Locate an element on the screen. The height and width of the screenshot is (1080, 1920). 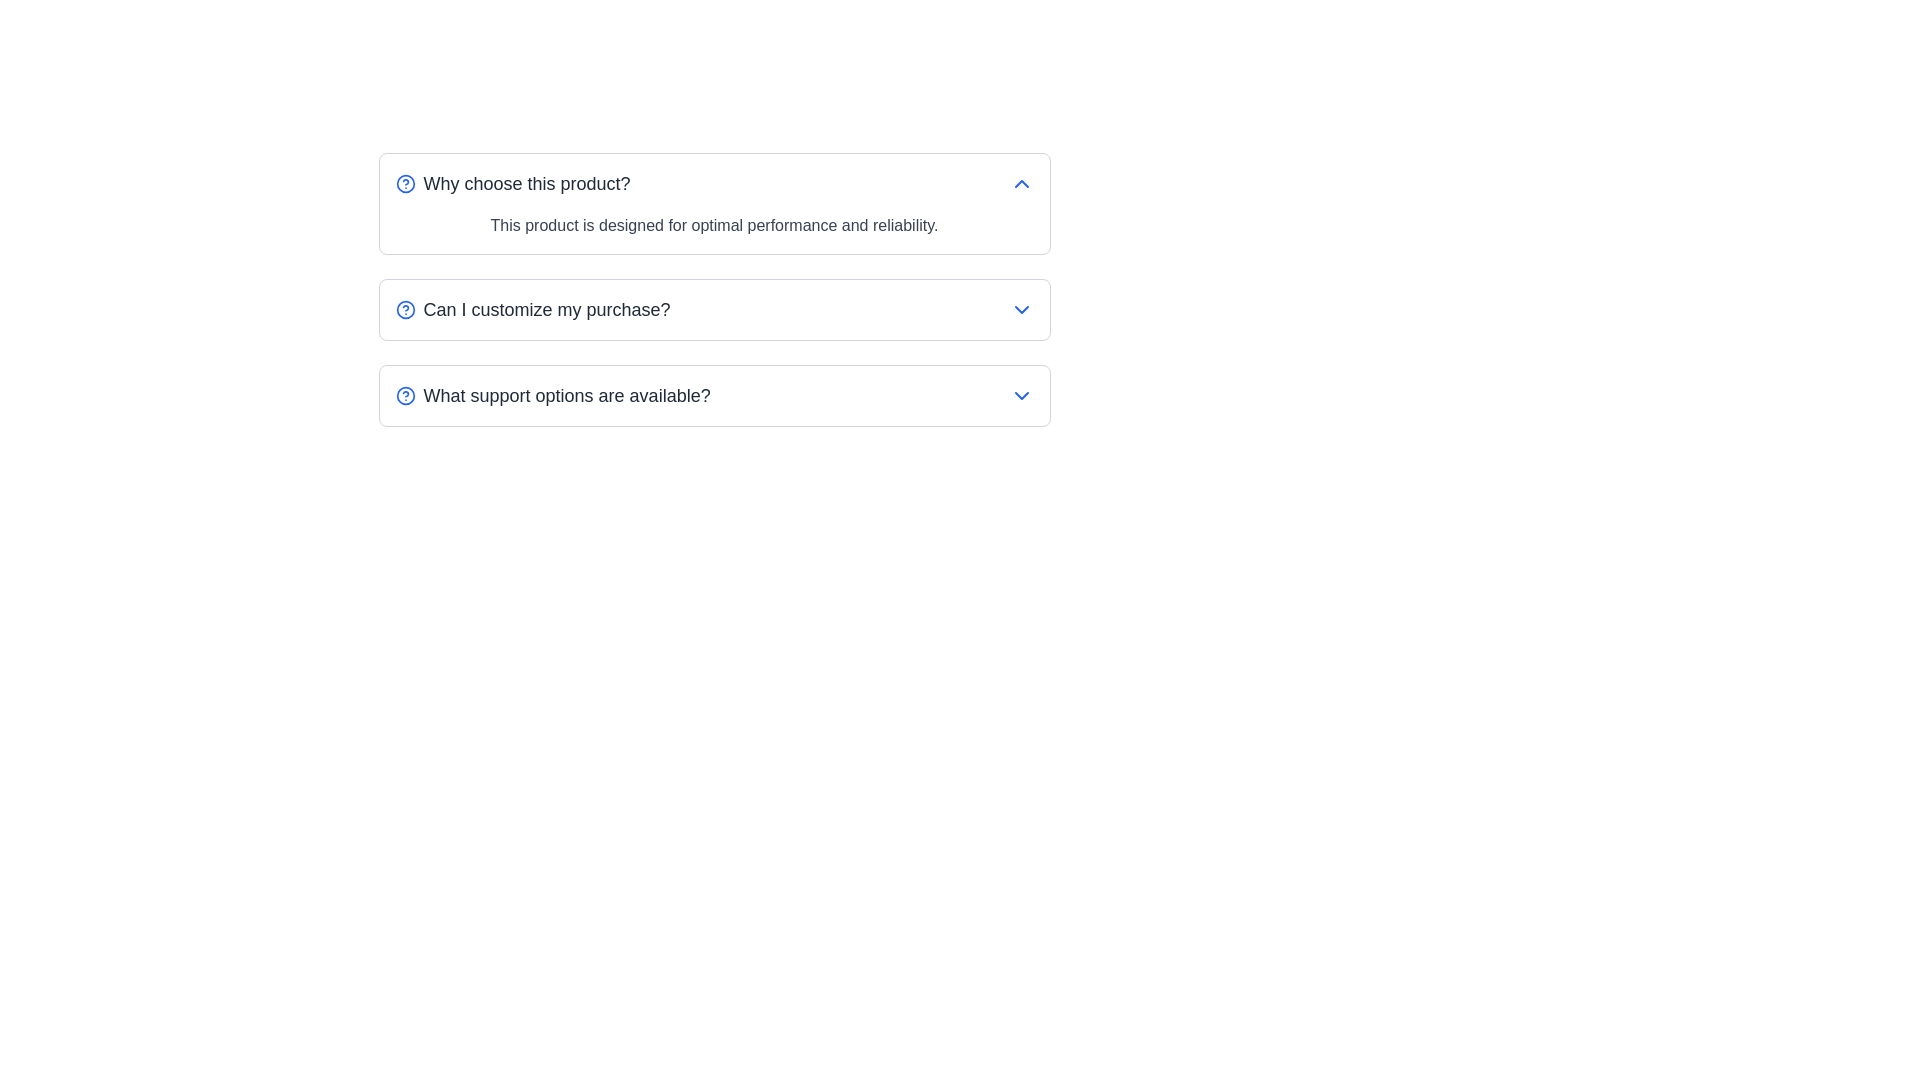
the circular graphic element that is centrally located within the help icon next to the 'What support options are available?' question is located at coordinates (404, 396).